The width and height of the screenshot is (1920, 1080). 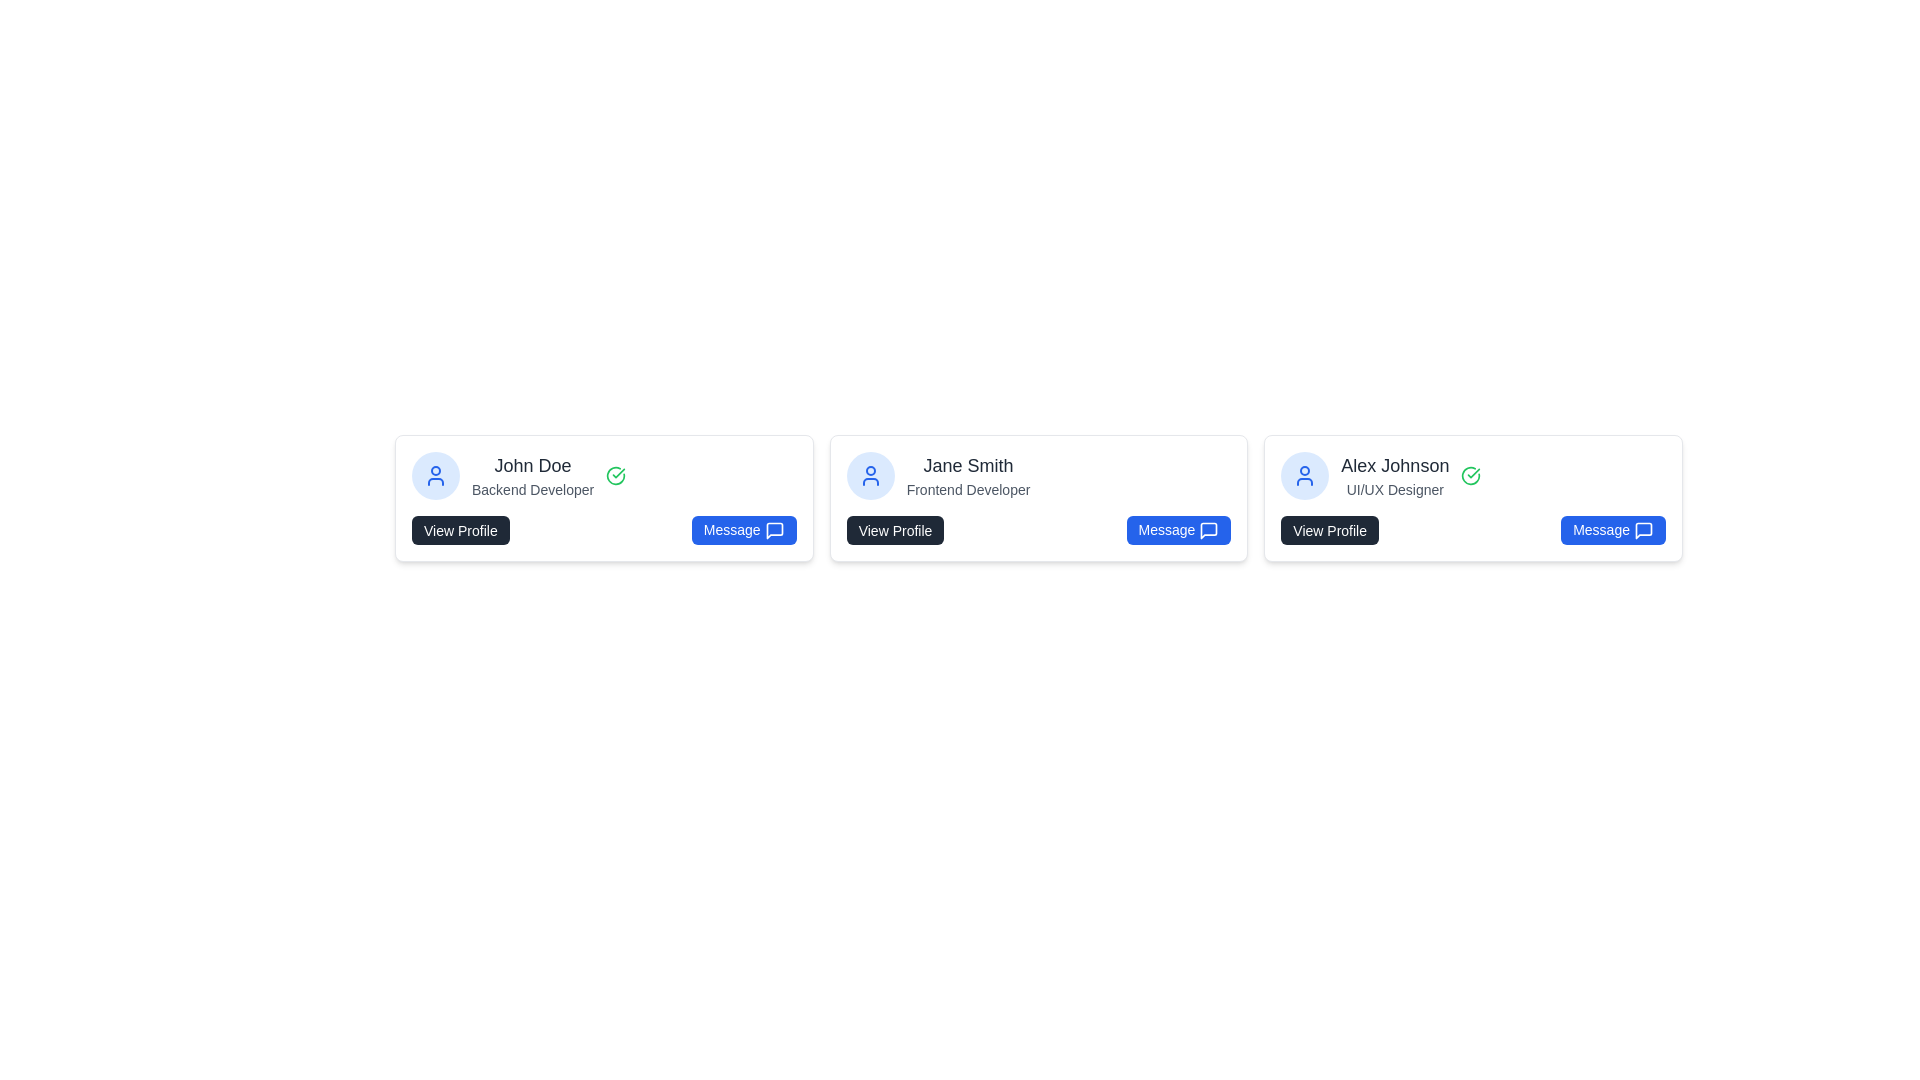 What do you see at coordinates (1473, 475) in the screenshot?
I see `the validation badge in the Profile summary section` at bounding box center [1473, 475].